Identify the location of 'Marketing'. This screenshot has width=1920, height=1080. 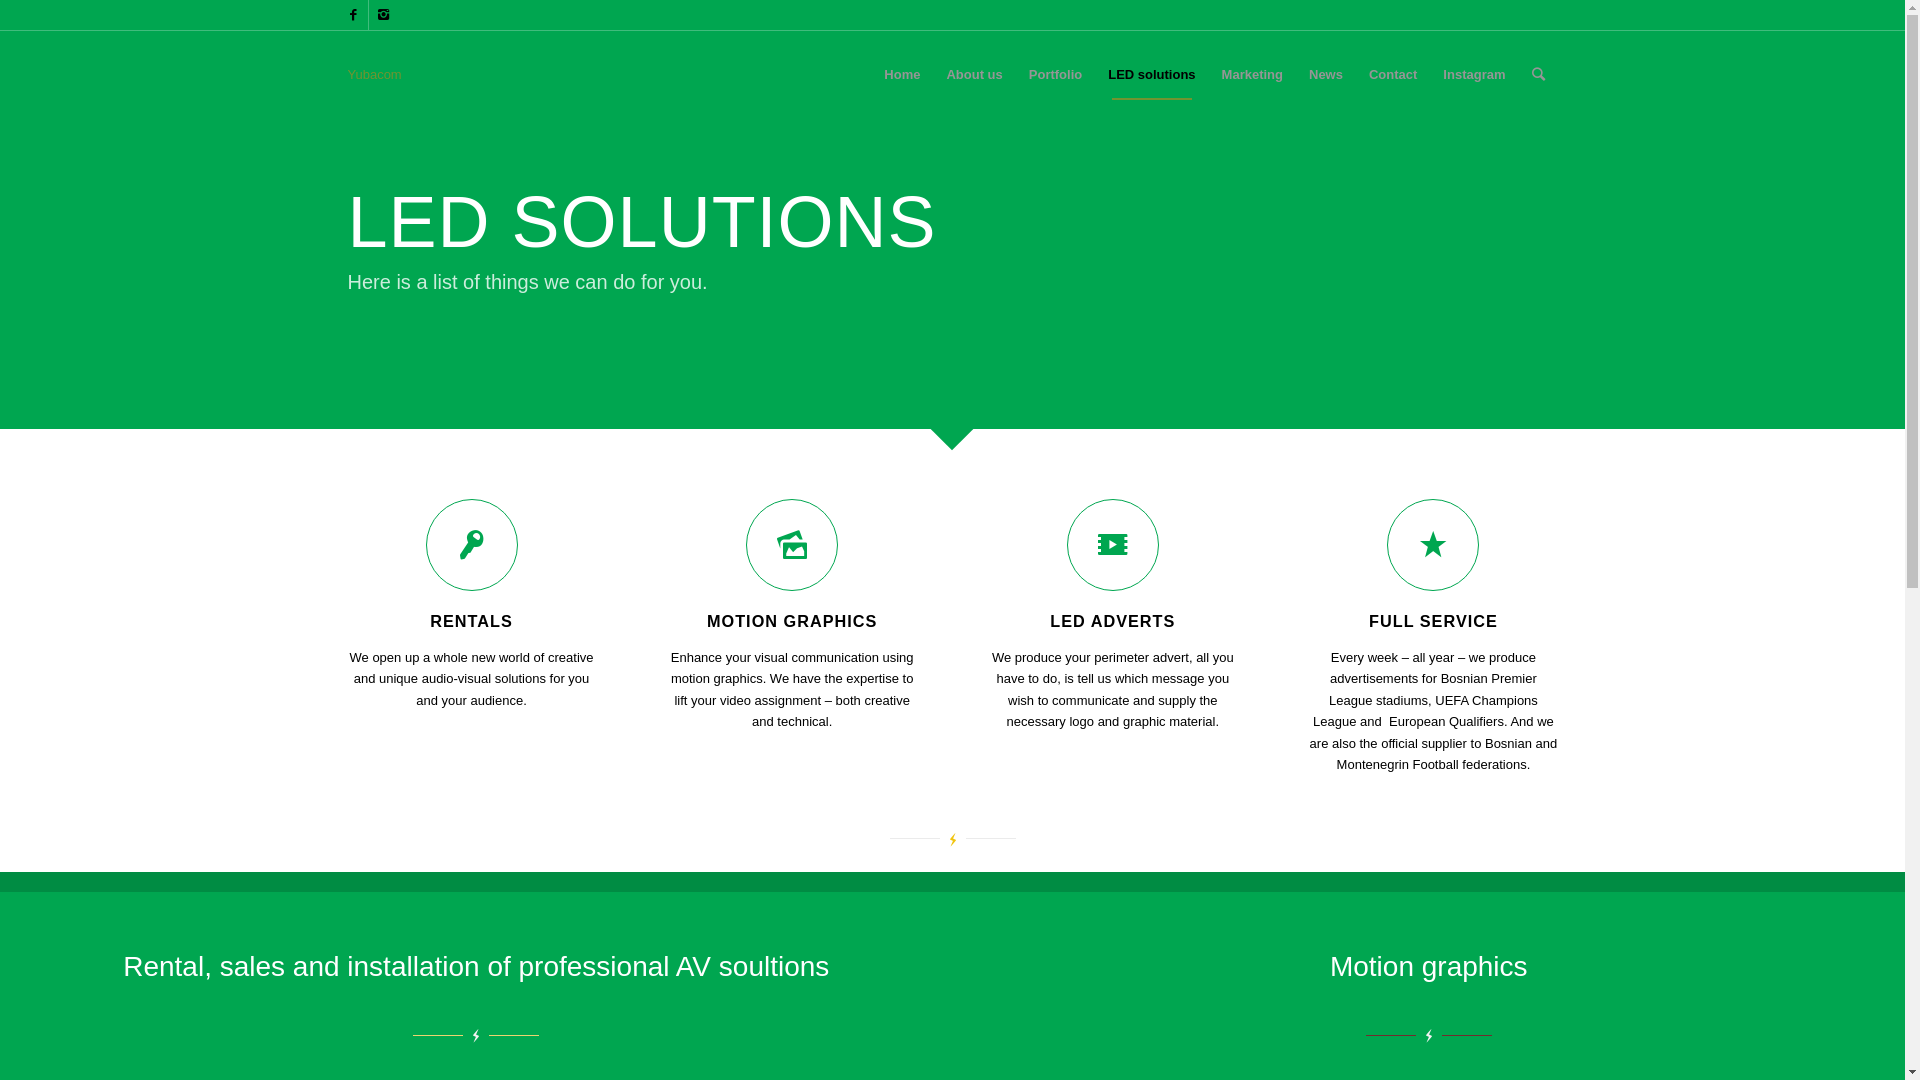
(1251, 73).